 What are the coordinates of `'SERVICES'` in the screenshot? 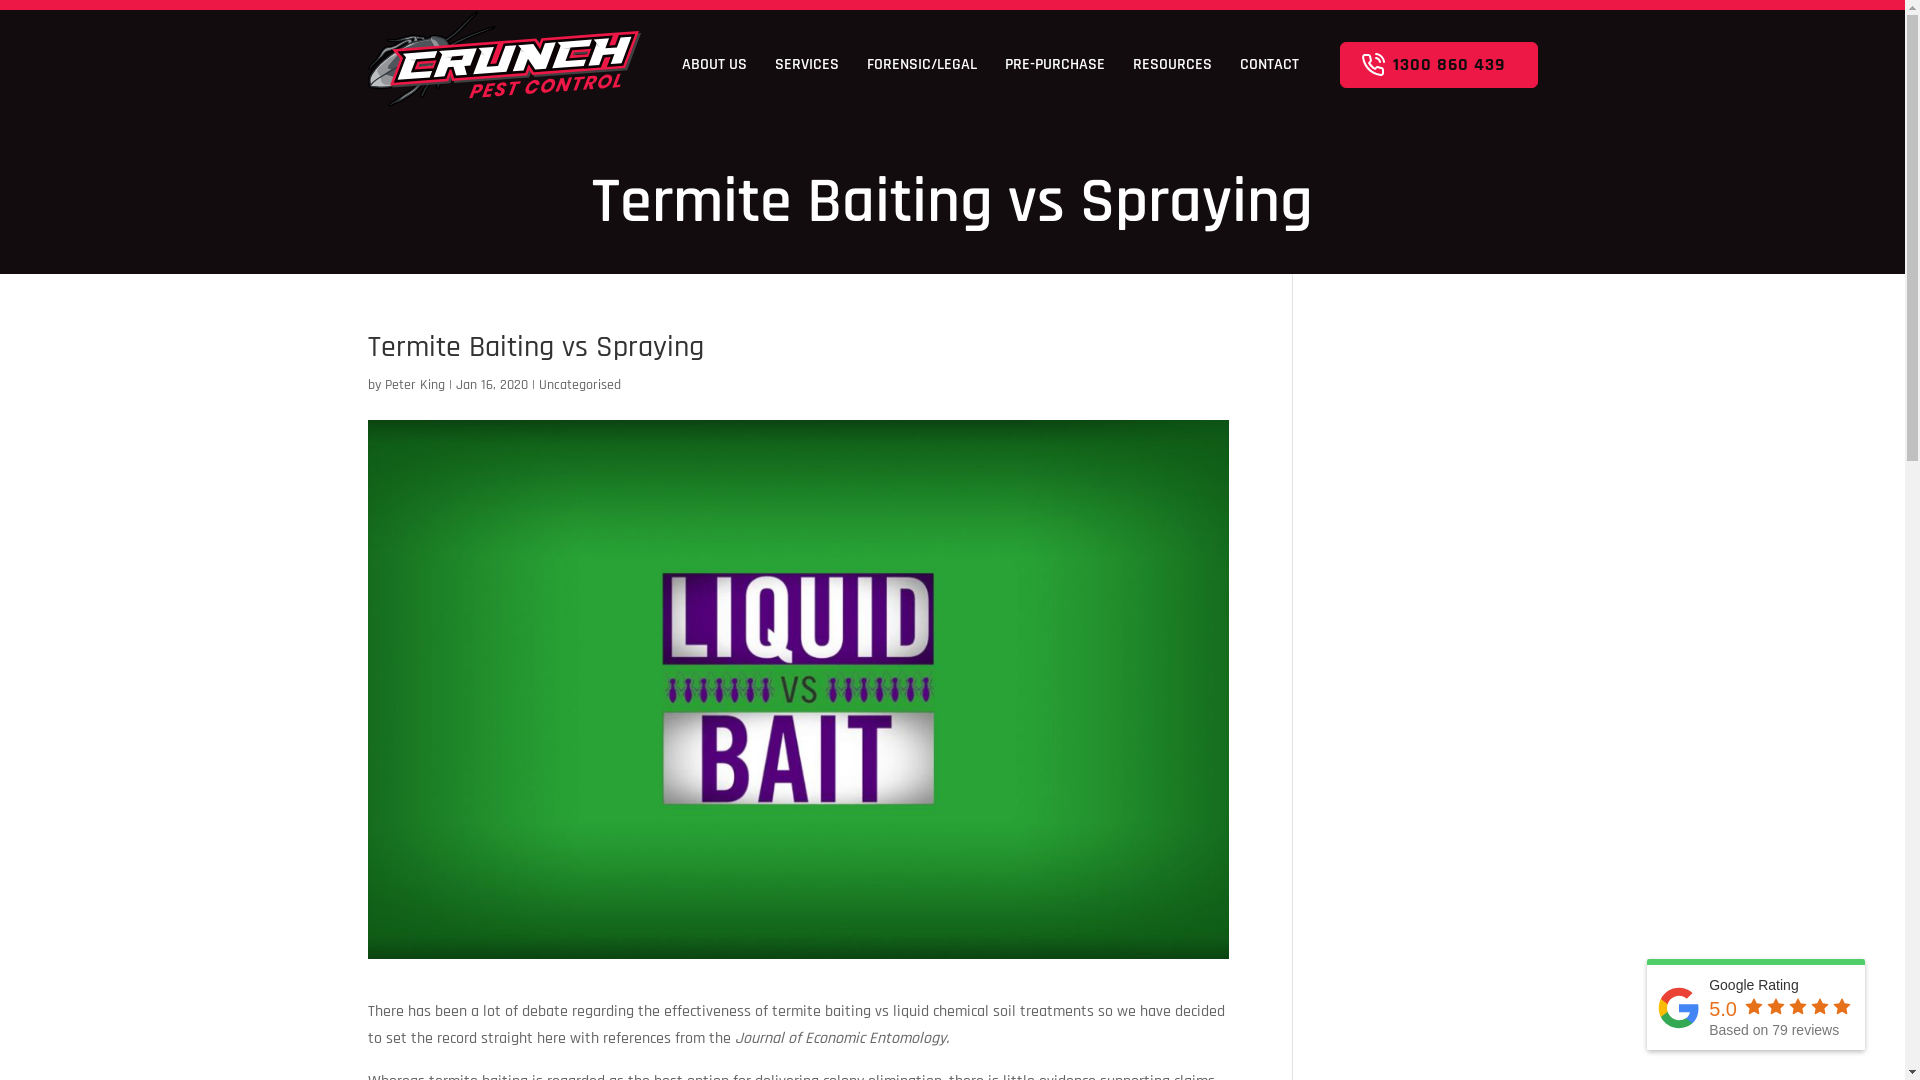 It's located at (806, 63).